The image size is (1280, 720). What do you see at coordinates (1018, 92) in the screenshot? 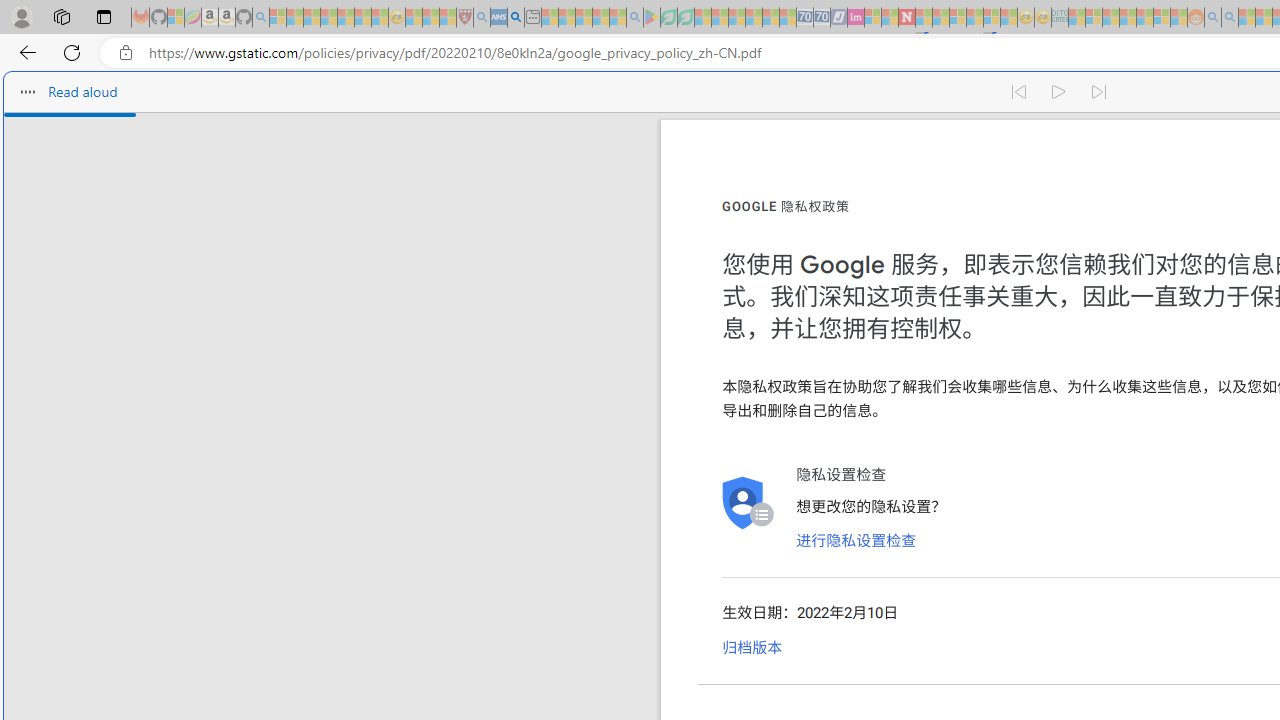
I see `'Read previous paragraph'` at bounding box center [1018, 92].